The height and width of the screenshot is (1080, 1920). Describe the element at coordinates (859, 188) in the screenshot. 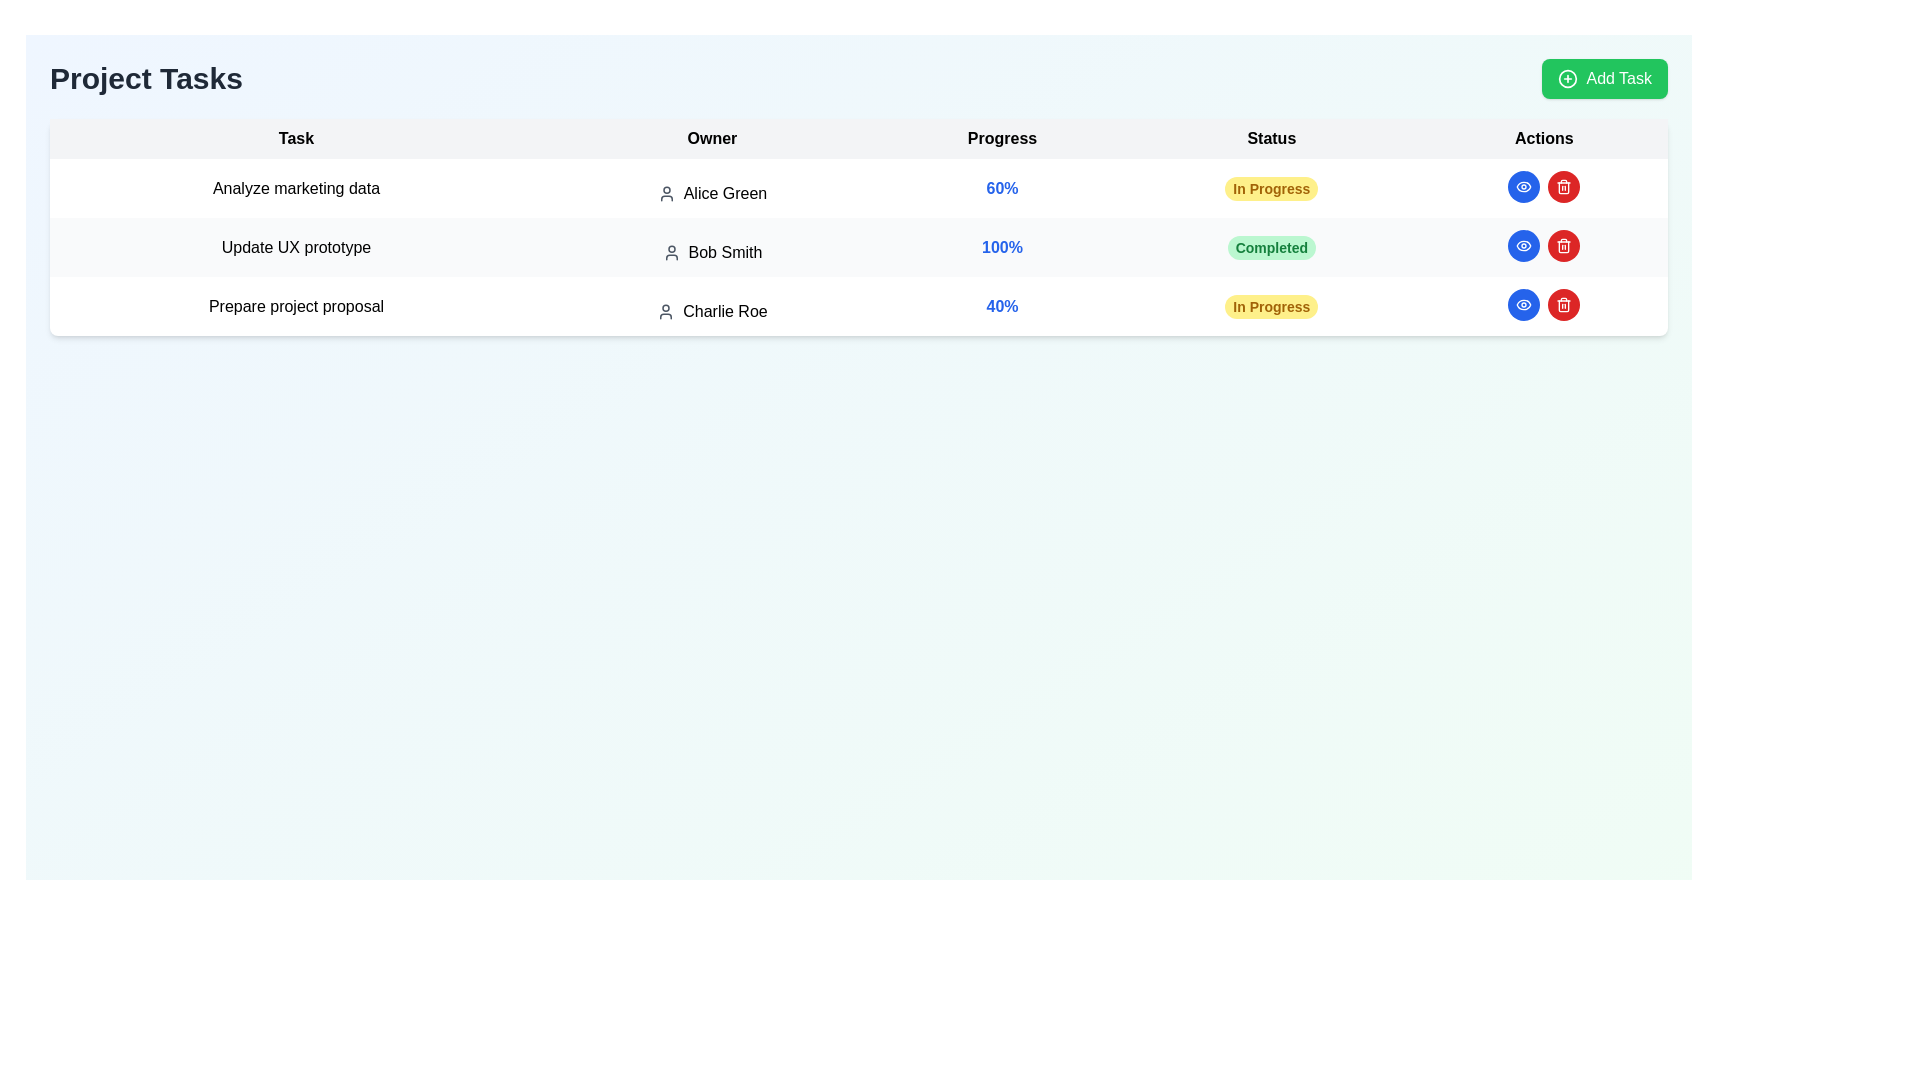

I see `task details from the first row in the 'Project Tasks' table, which includes information about the task, its owner, progress, and status` at that location.